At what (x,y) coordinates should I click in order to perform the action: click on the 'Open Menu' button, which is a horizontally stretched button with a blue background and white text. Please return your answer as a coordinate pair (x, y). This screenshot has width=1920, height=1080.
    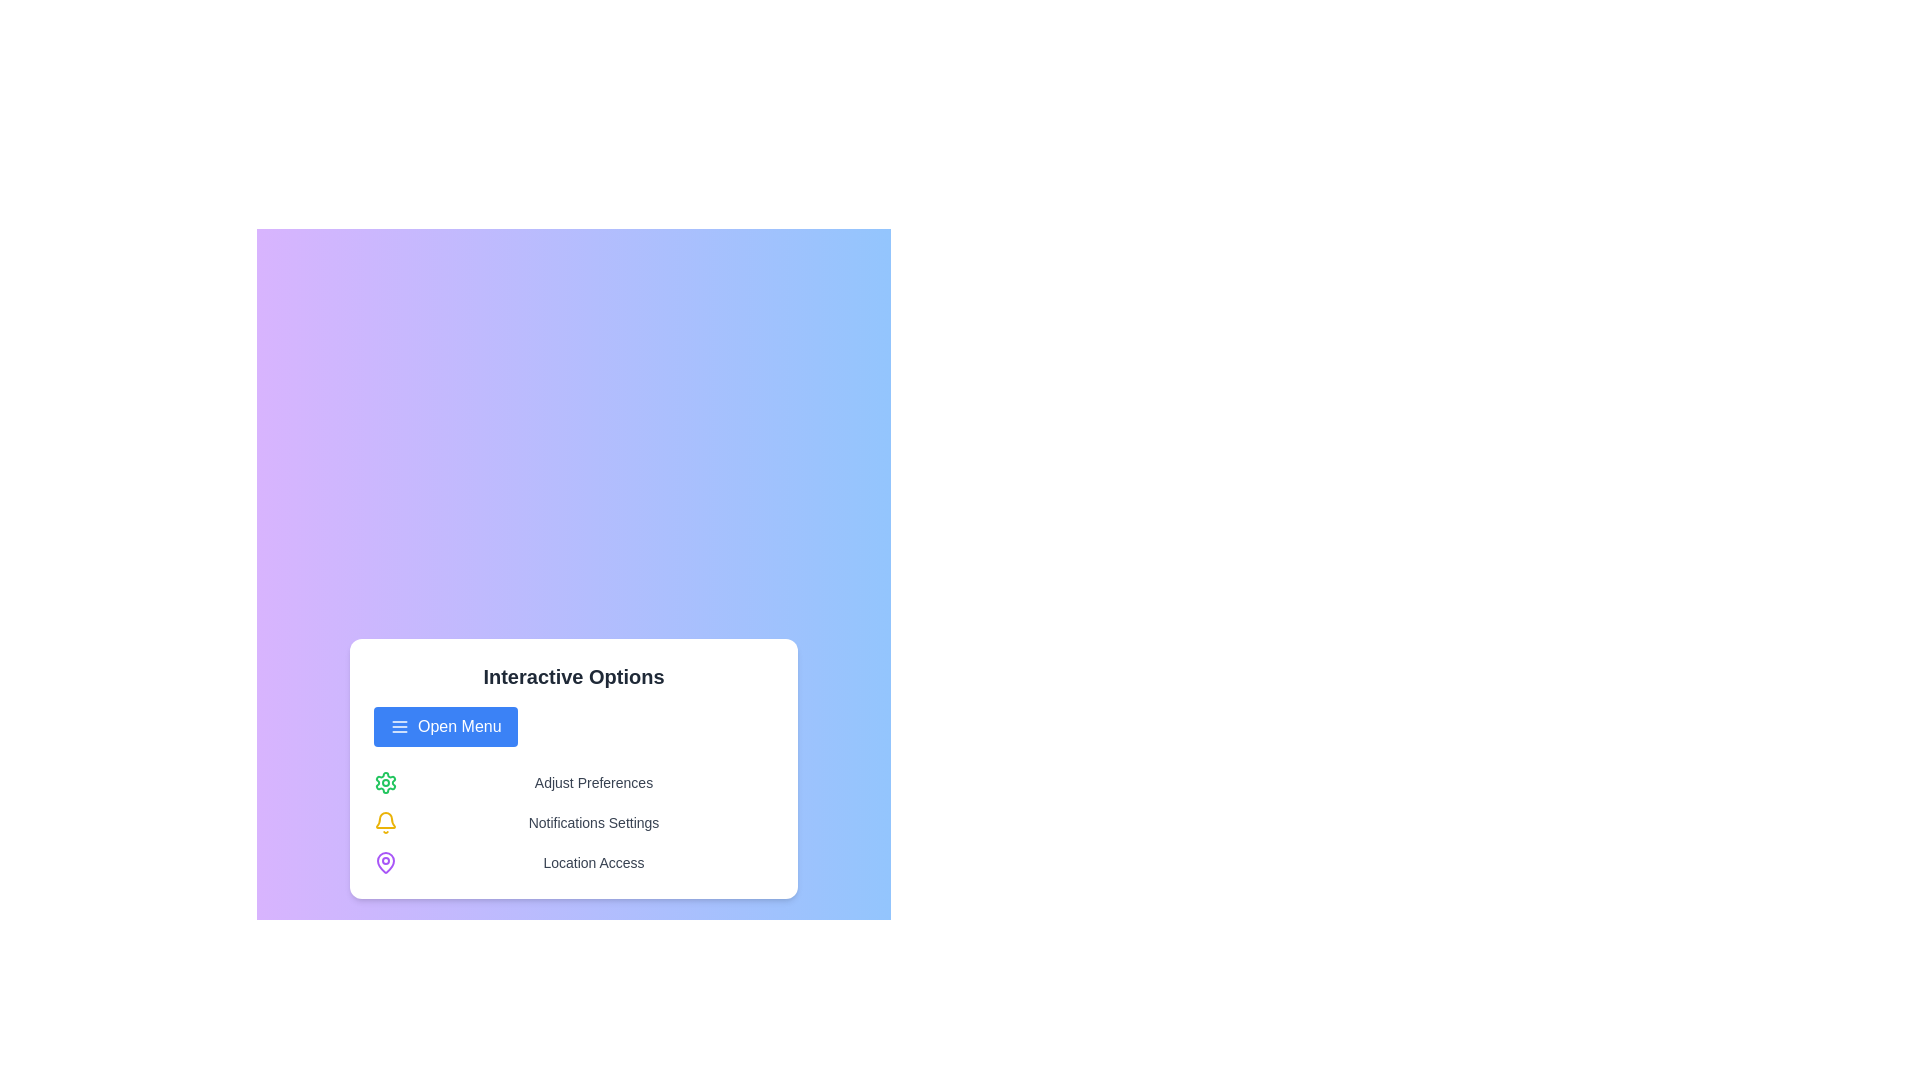
    Looking at the image, I should click on (444, 726).